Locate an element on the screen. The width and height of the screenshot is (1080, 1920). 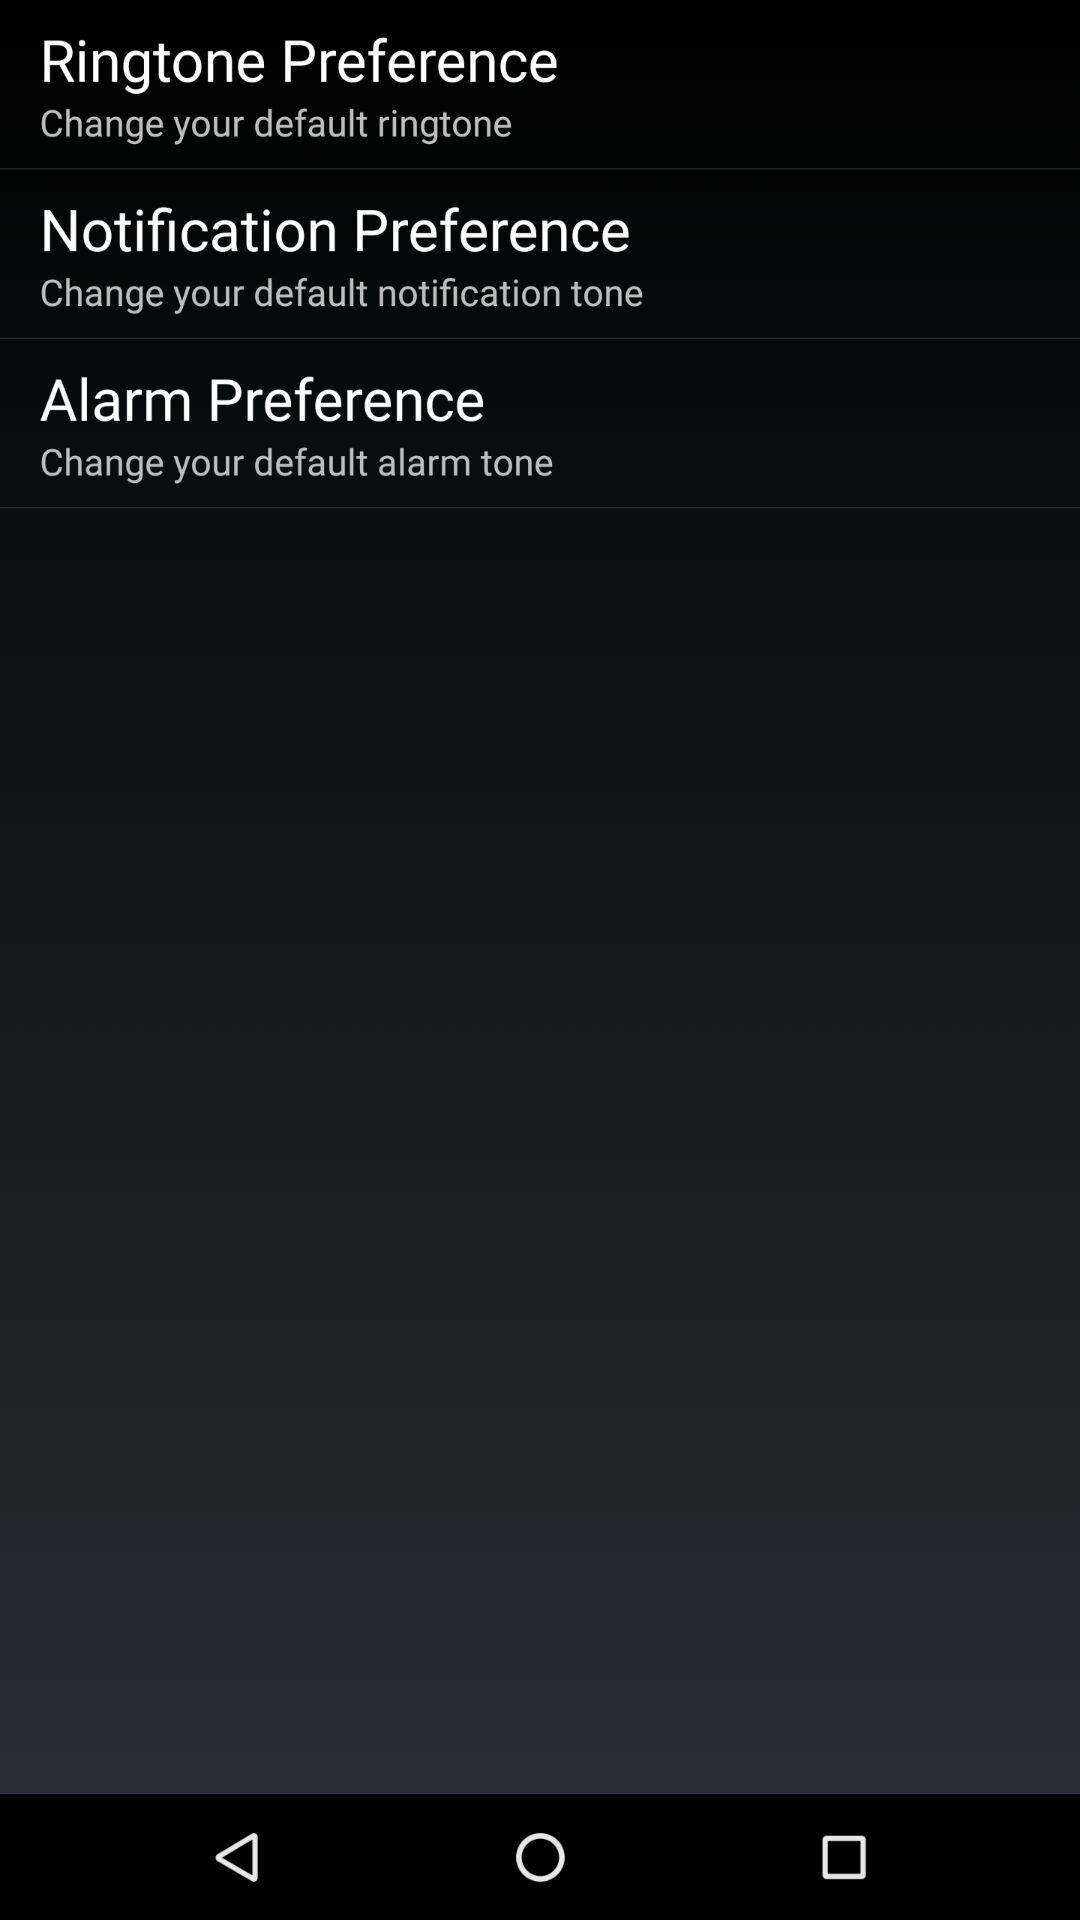
icon above the change your default icon is located at coordinates (299, 58).